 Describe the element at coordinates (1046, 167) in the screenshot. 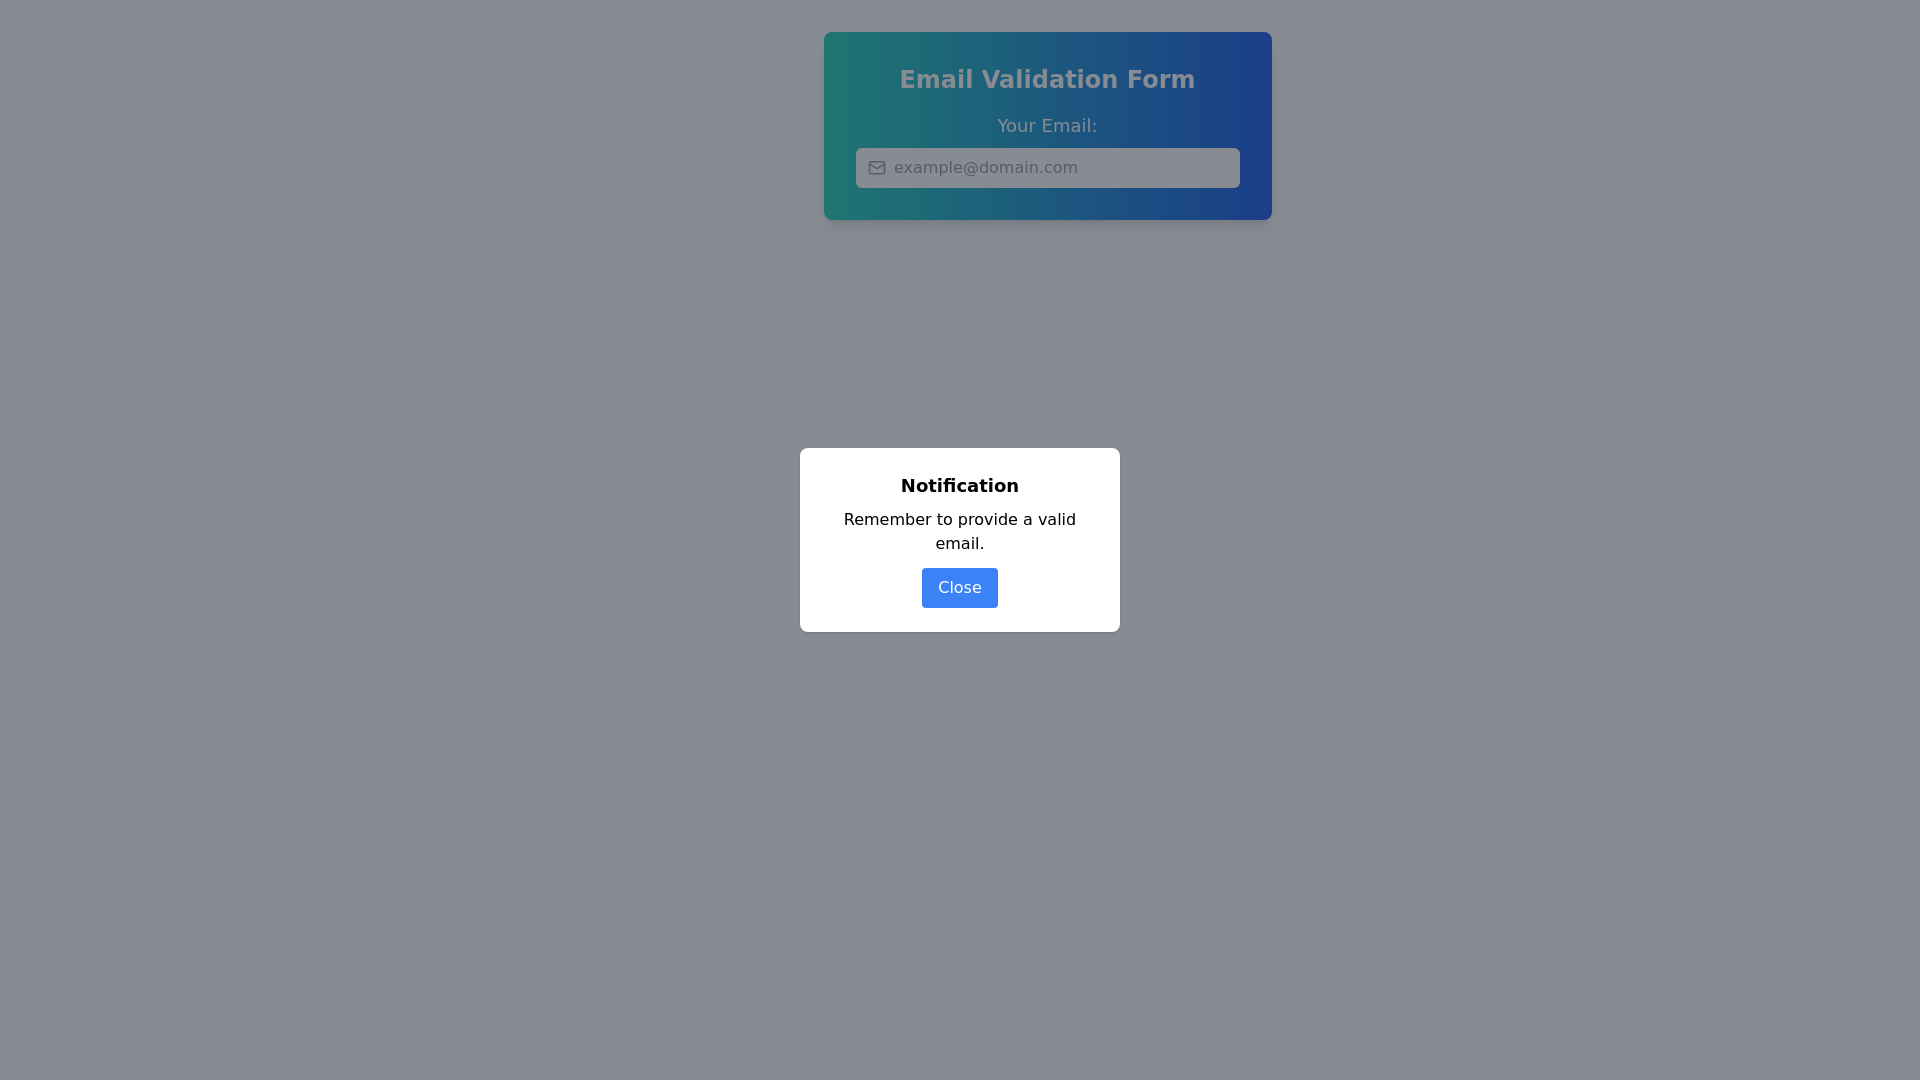

I see `the text input field for entering the email address, located below the label 'Your Email:' at the top-center of the layout` at that location.